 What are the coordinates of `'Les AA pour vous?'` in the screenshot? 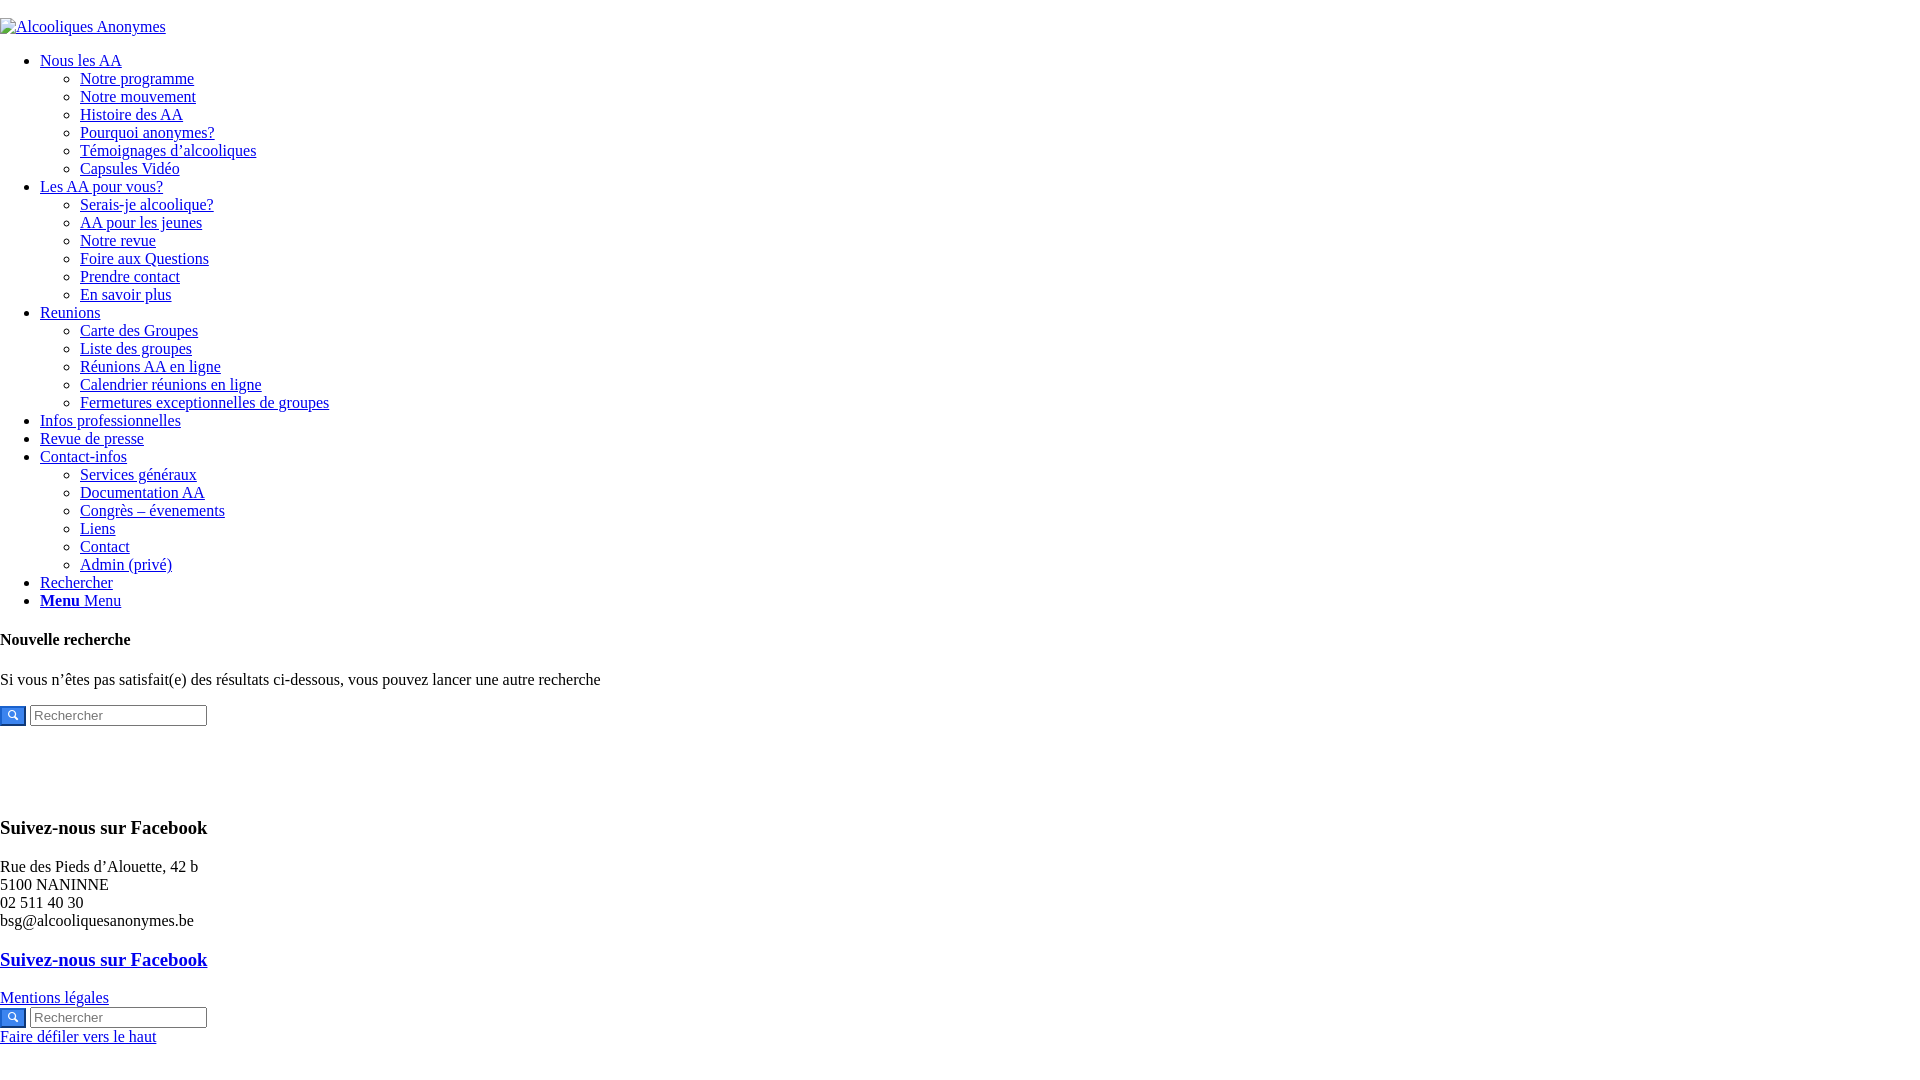 It's located at (100, 186).